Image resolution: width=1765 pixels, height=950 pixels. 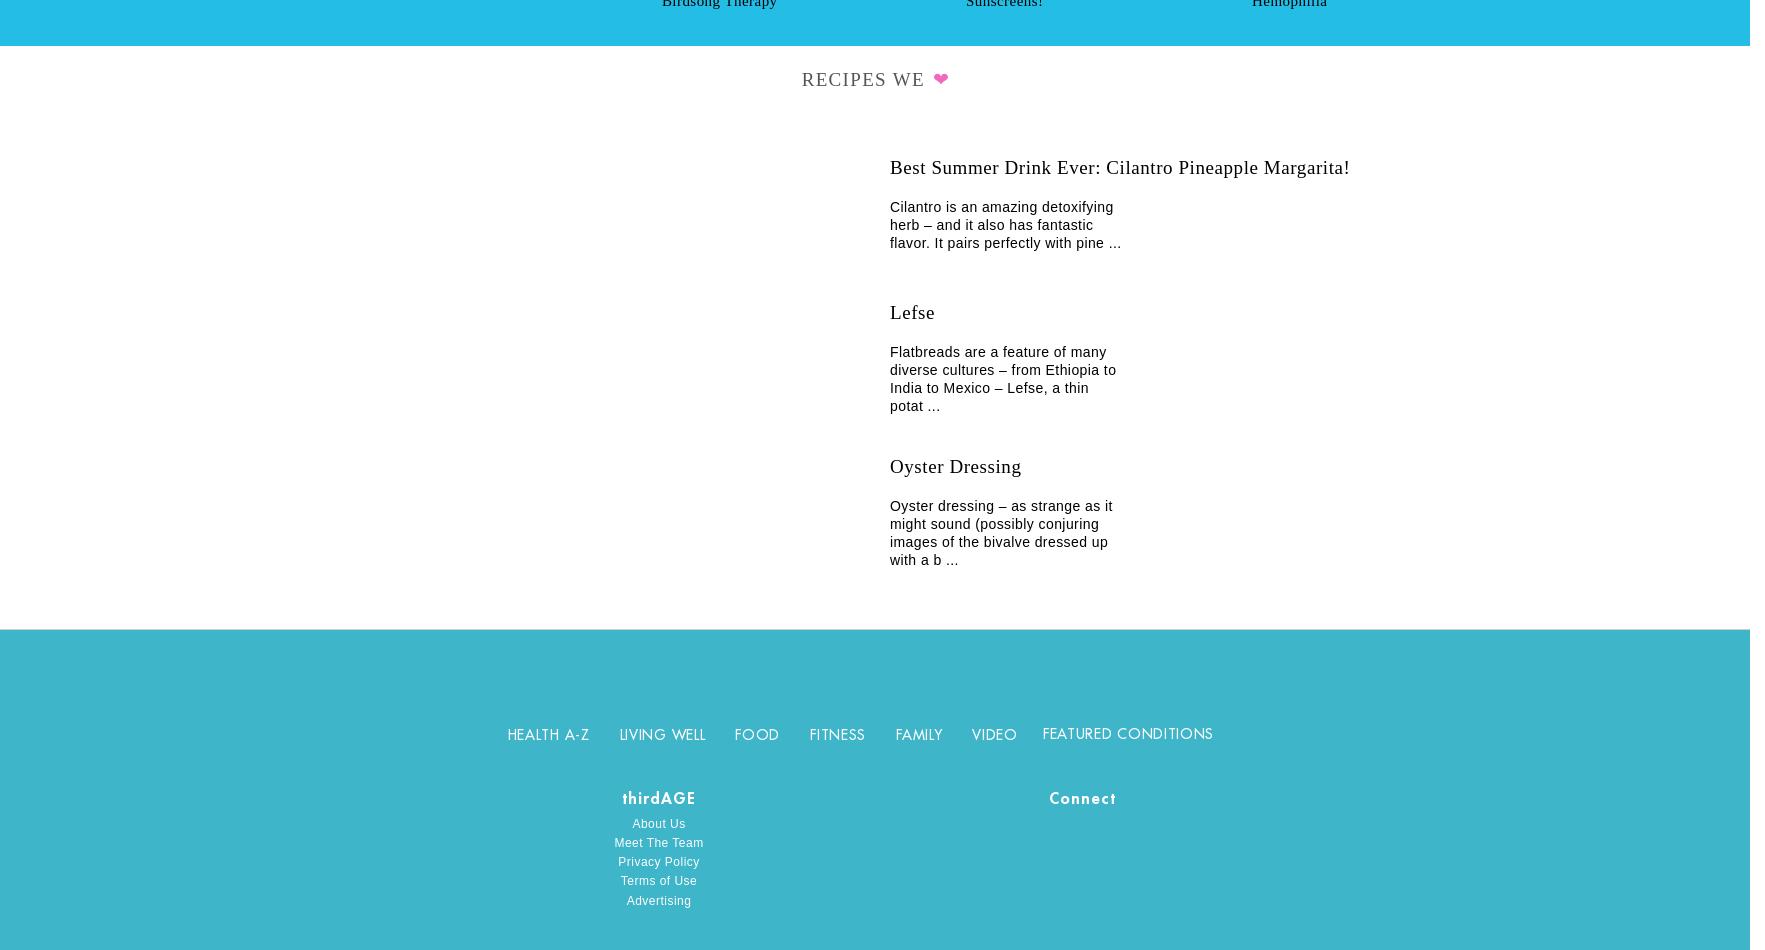 I want to click on 'Meet The Team', so click(x=657, y=842).